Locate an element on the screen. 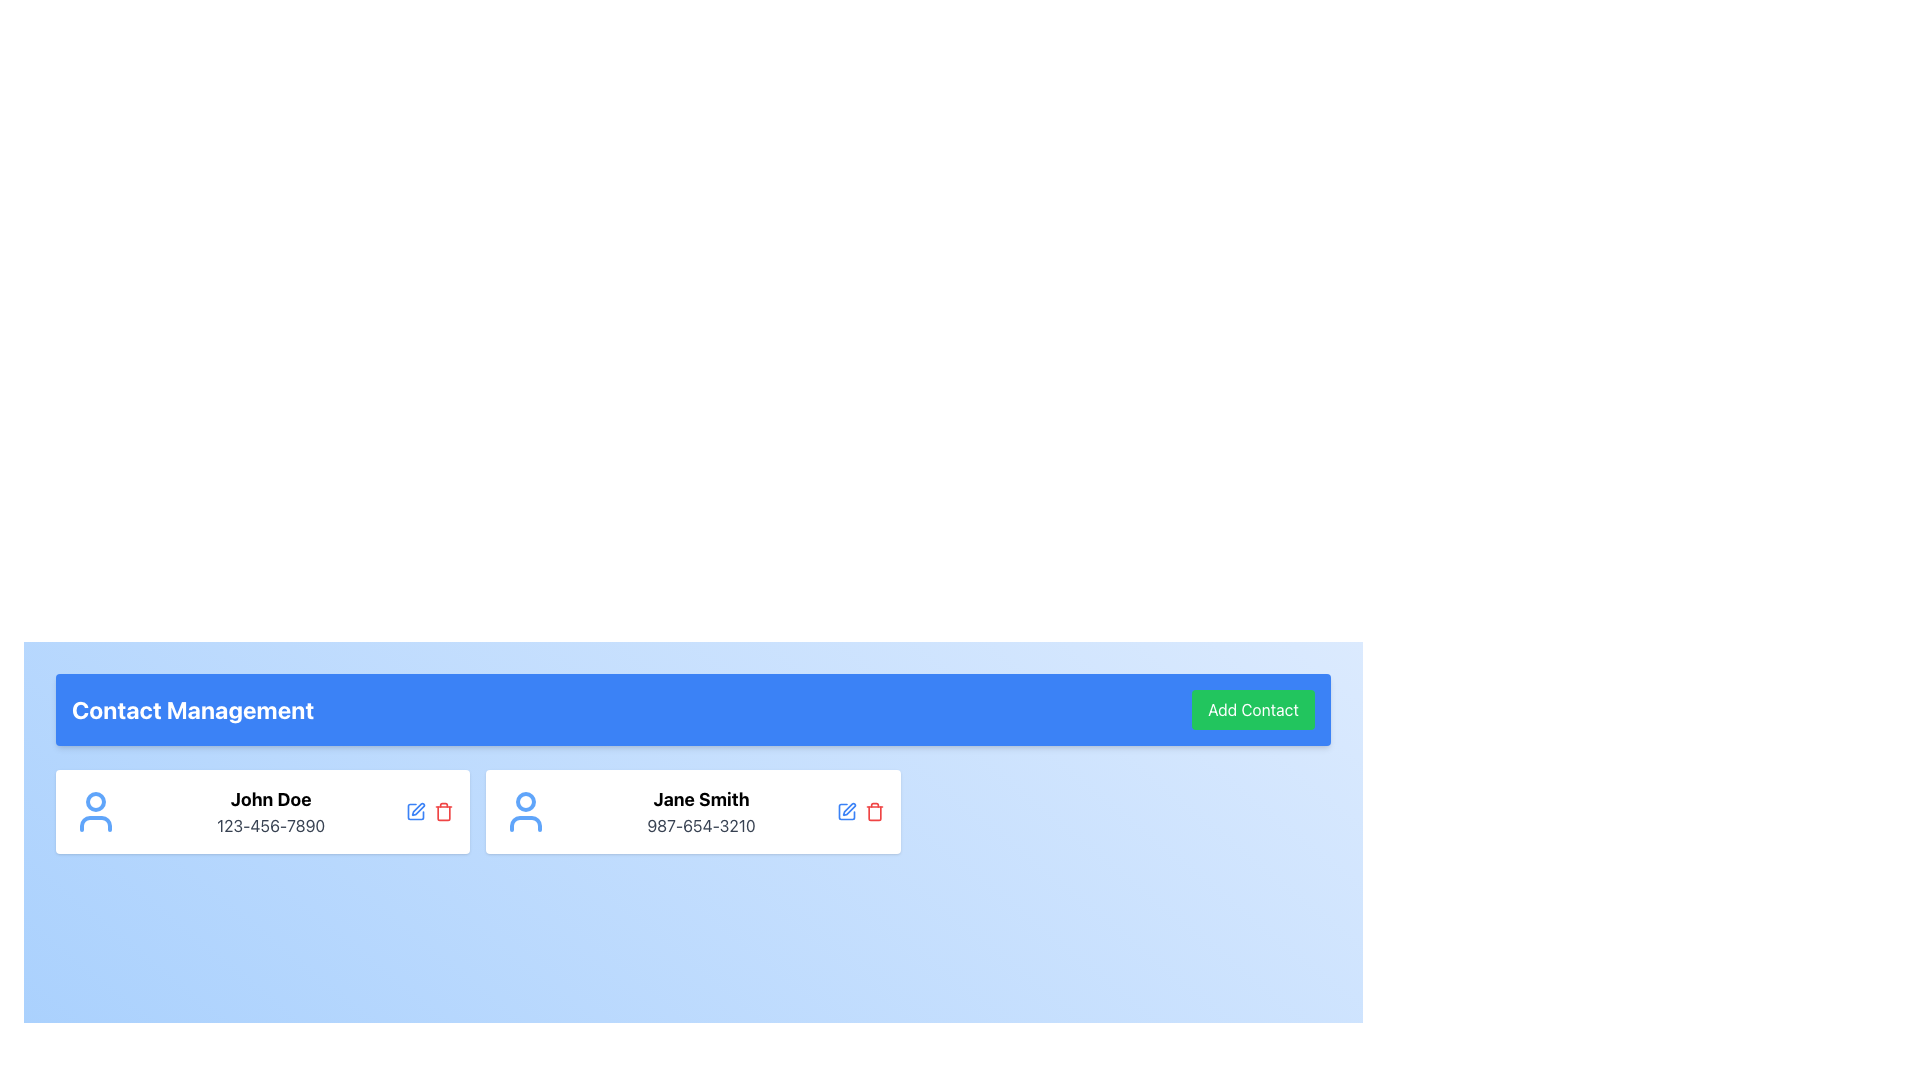 This screenshot has width=1920, height=1080. the small circular shape with a blue outline that represents the head portion of the user icon for Jane Smith in the second contact card of the Contact Management interface is located at coordinates (526, 801).